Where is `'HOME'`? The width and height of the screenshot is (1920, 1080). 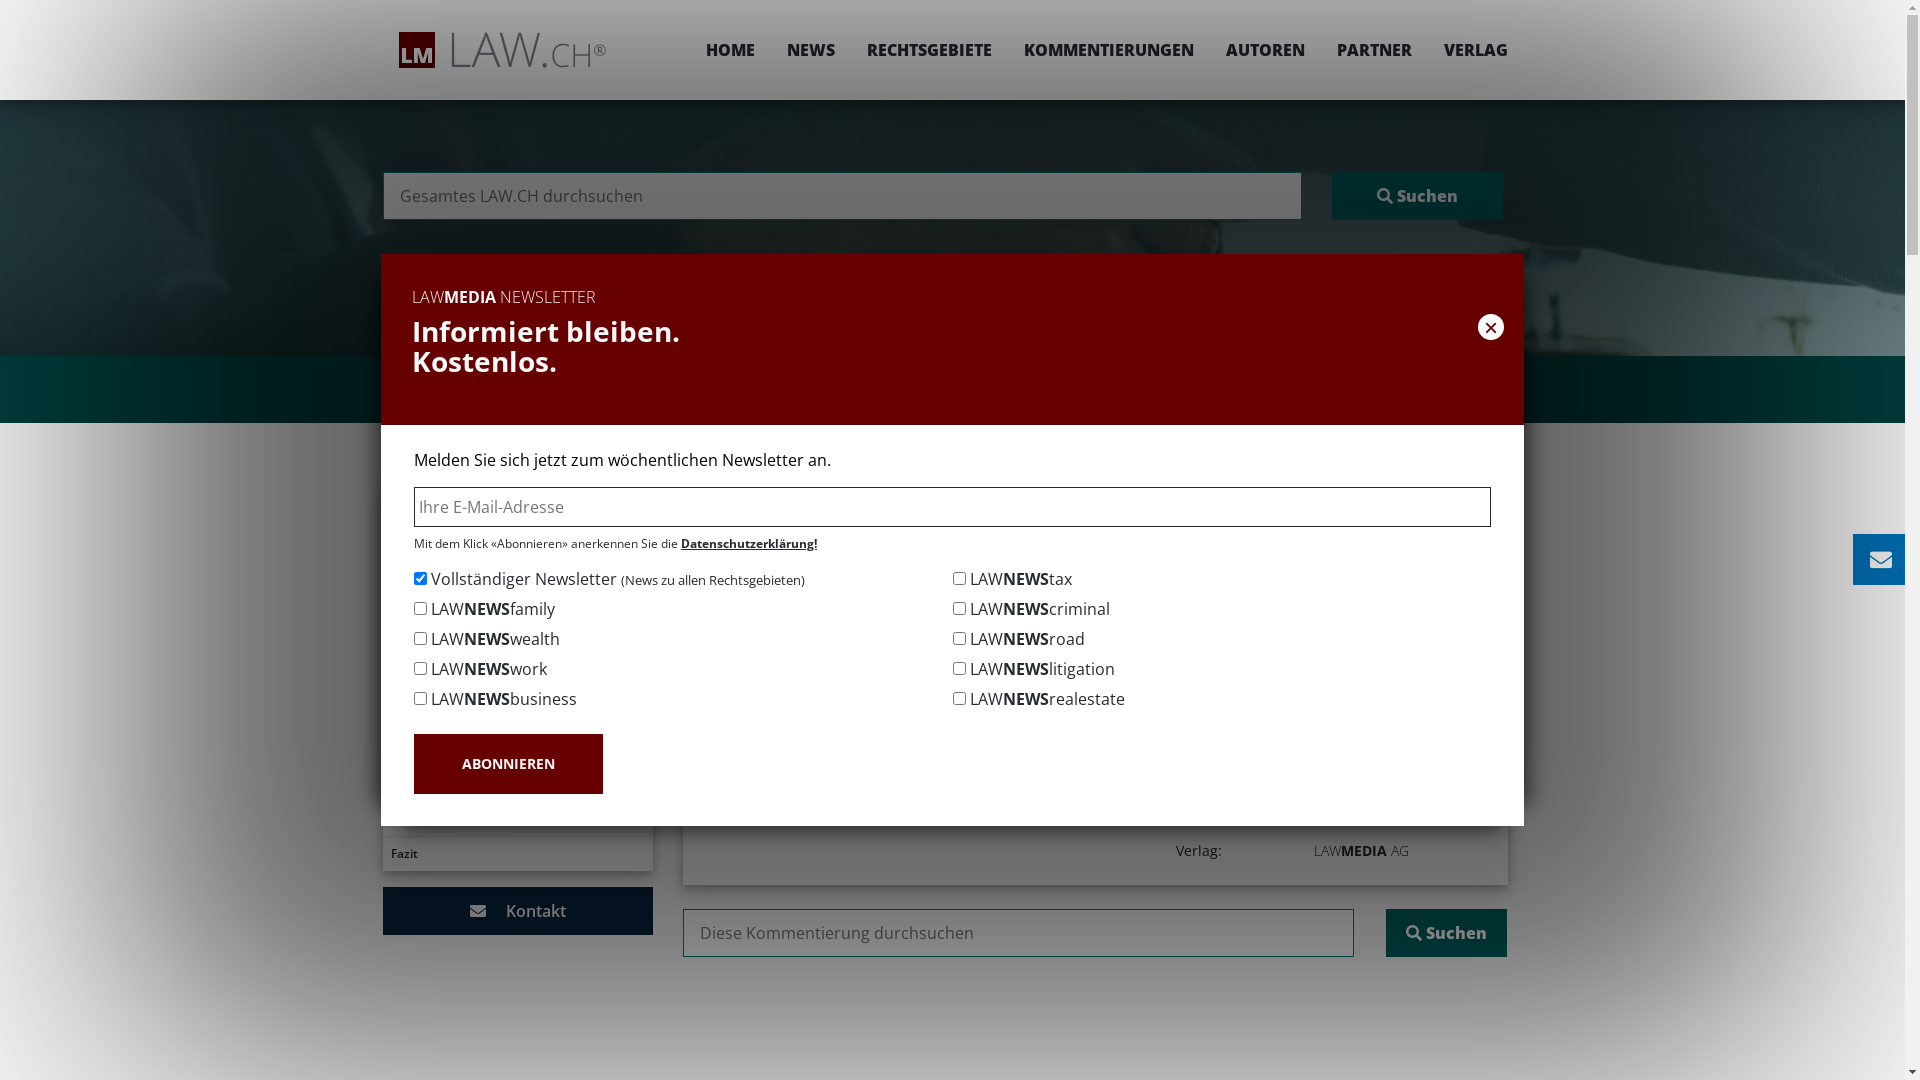 'HOME' is located at coordinates (729, 49).